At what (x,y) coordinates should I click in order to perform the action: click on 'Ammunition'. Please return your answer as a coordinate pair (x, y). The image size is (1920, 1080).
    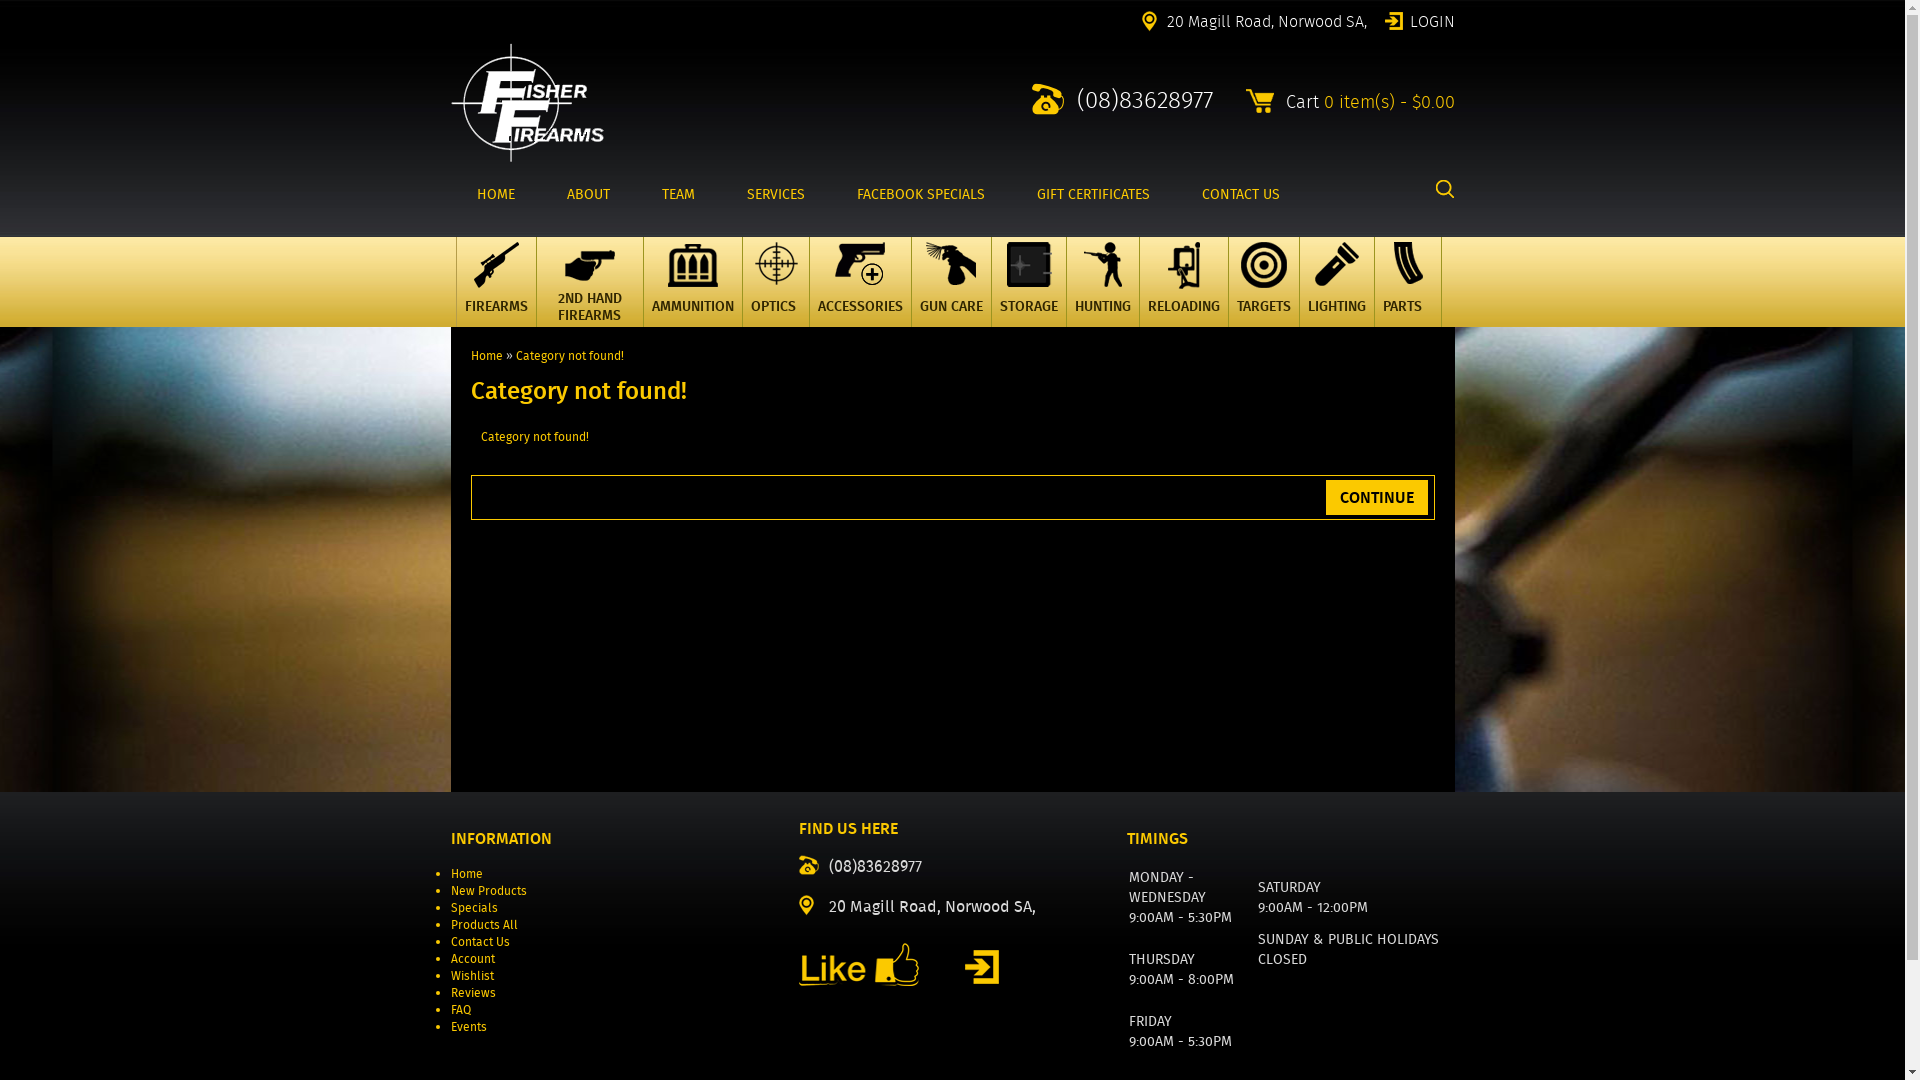
    Looking at the image, I should click on (667, 294).